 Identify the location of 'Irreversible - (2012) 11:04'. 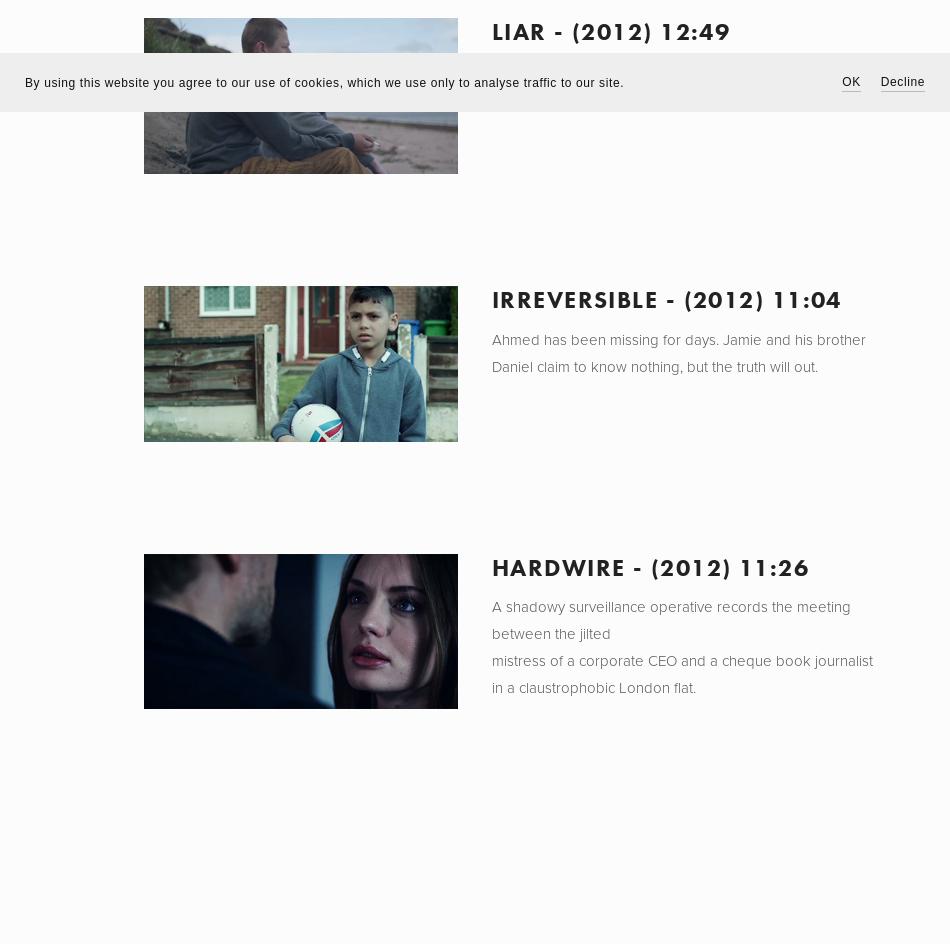
(666, 297).